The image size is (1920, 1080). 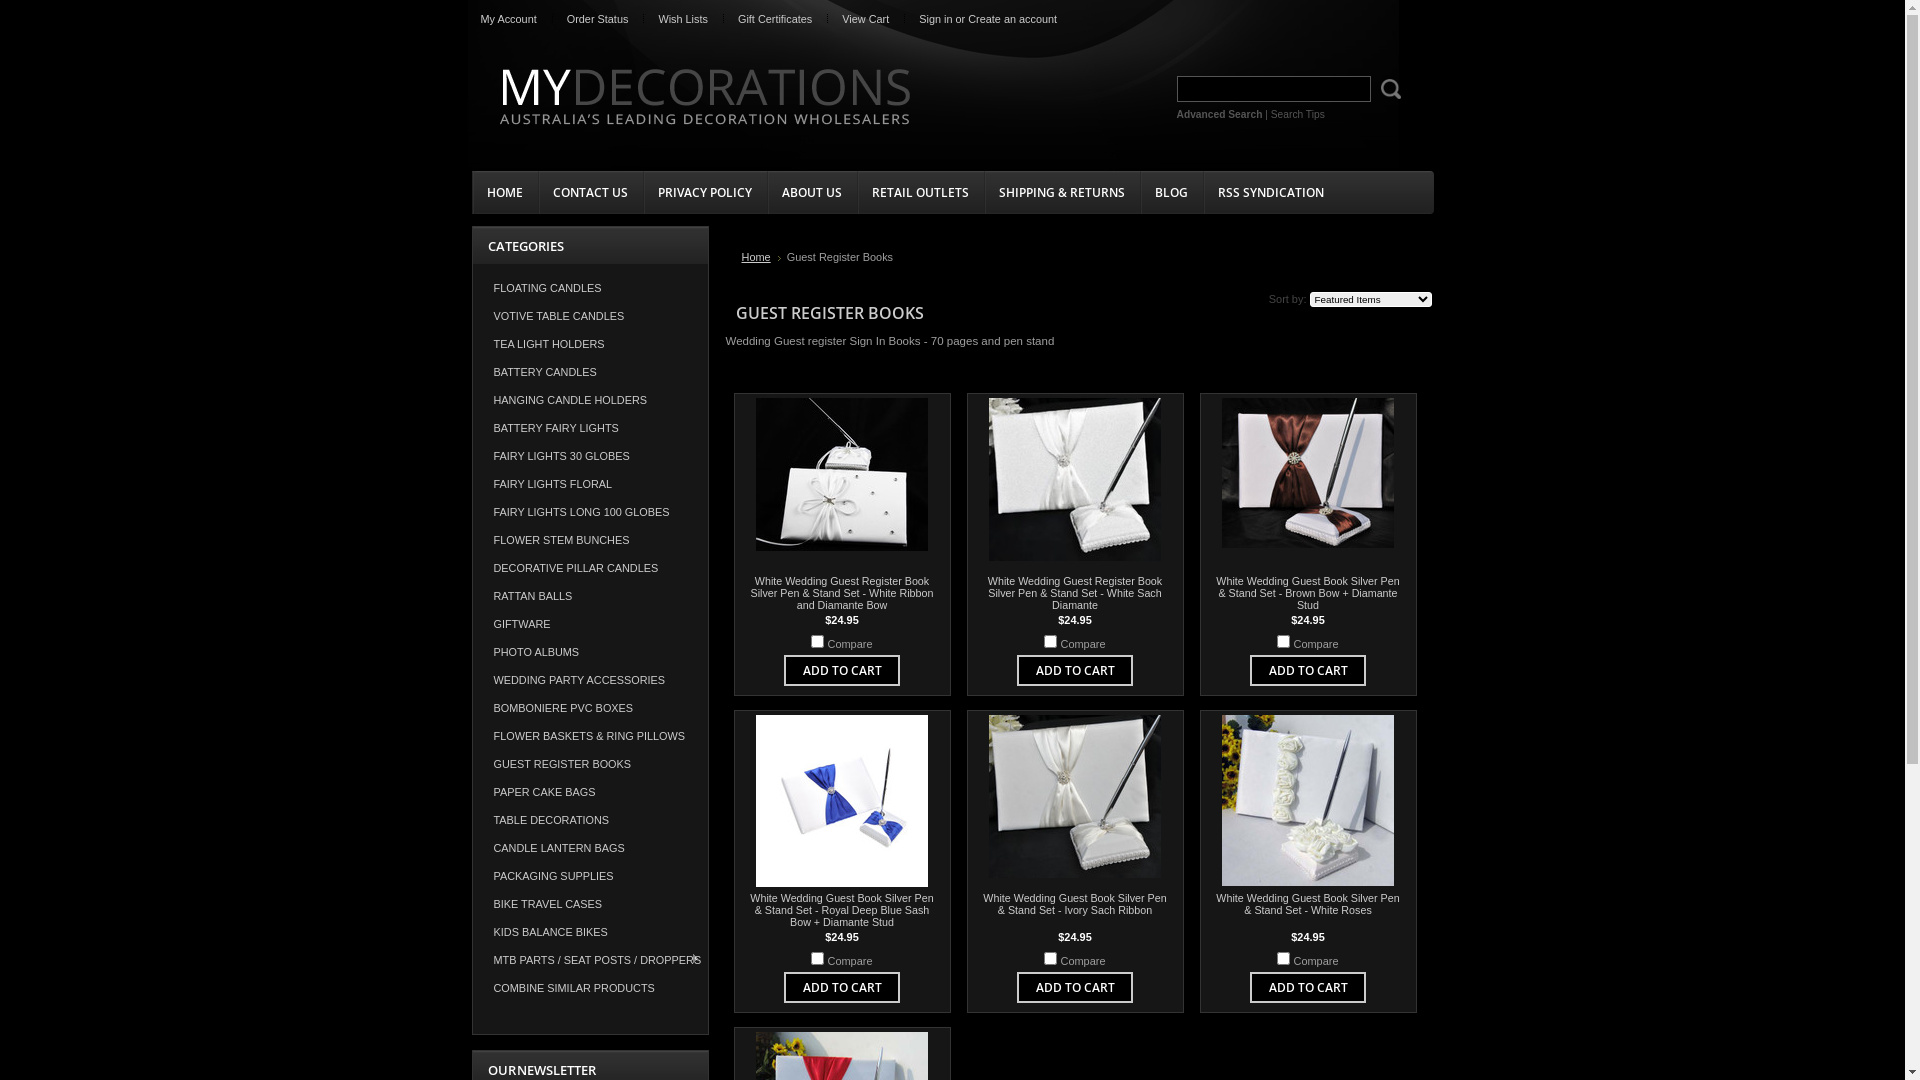 I want to click on 'PRIVACY POLICY', so click(x=704, y=192).